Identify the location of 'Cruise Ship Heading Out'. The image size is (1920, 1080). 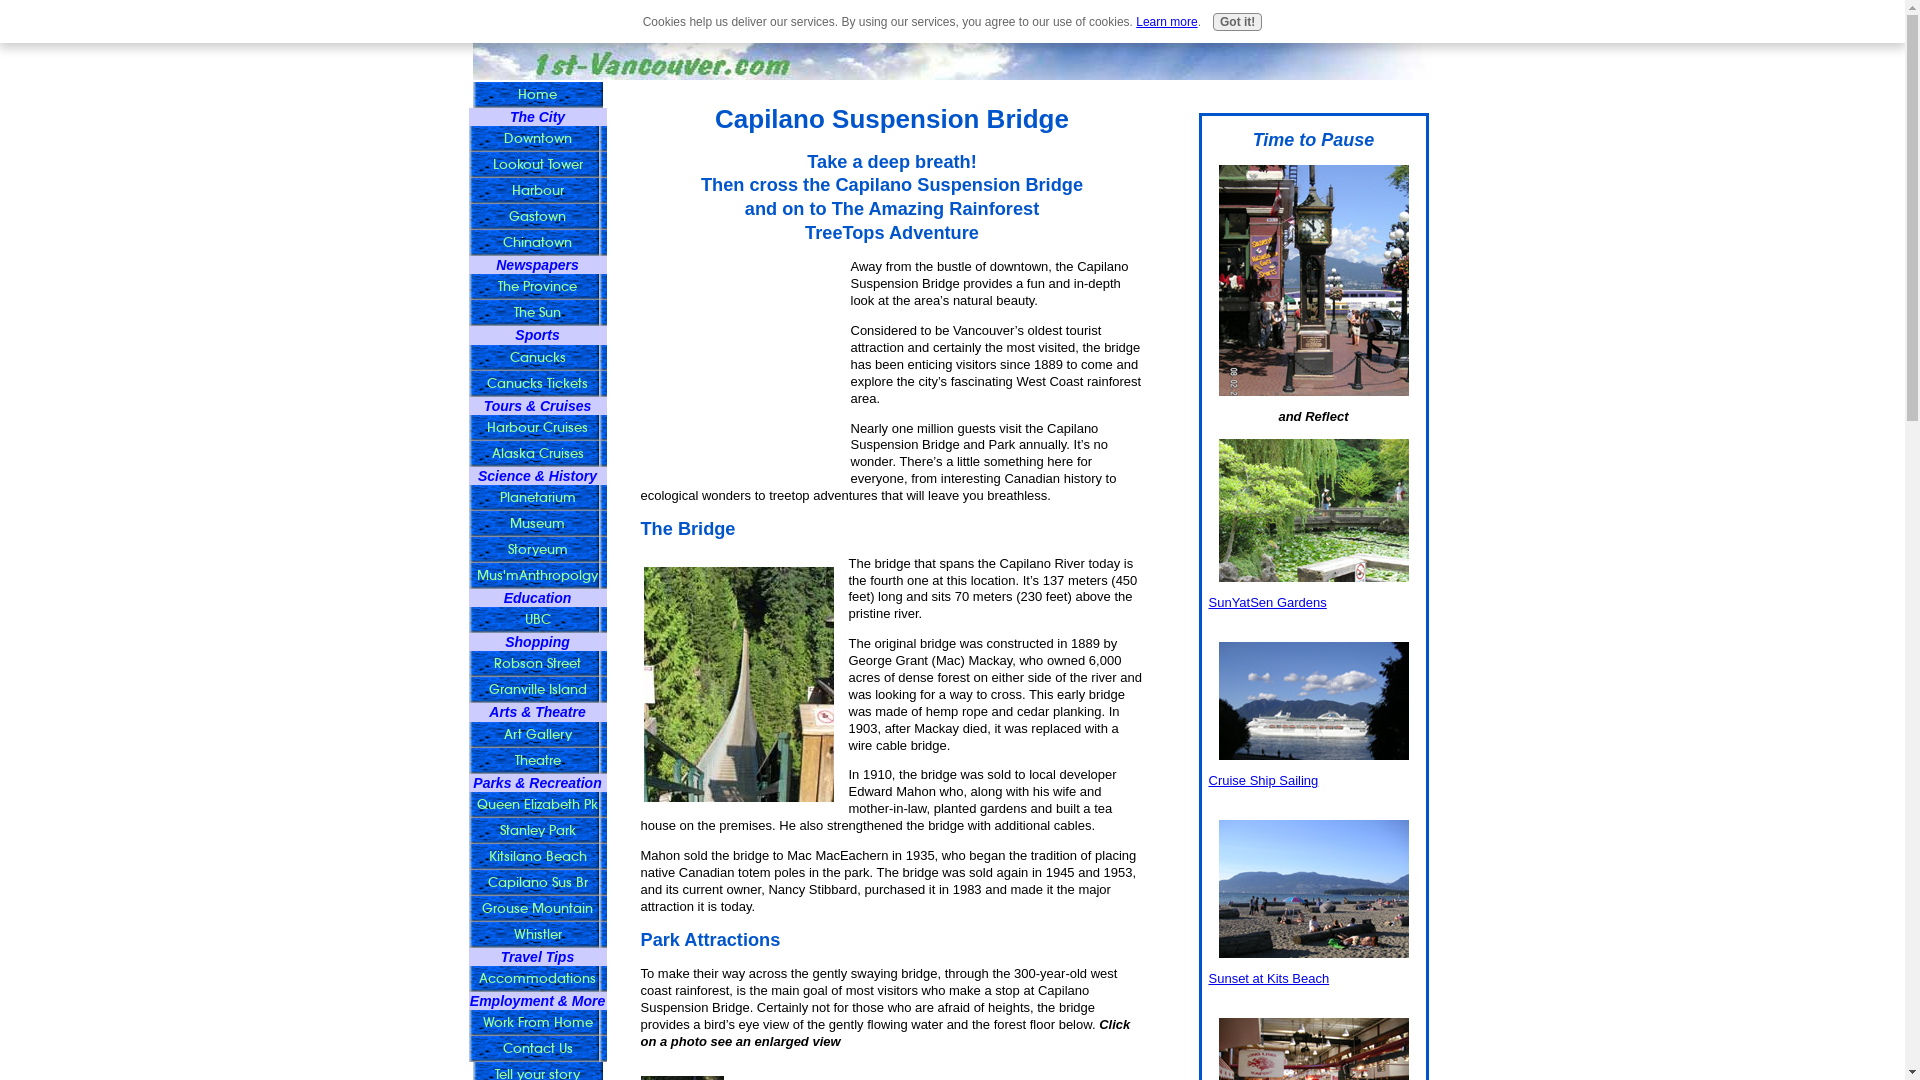
(1313, 700).